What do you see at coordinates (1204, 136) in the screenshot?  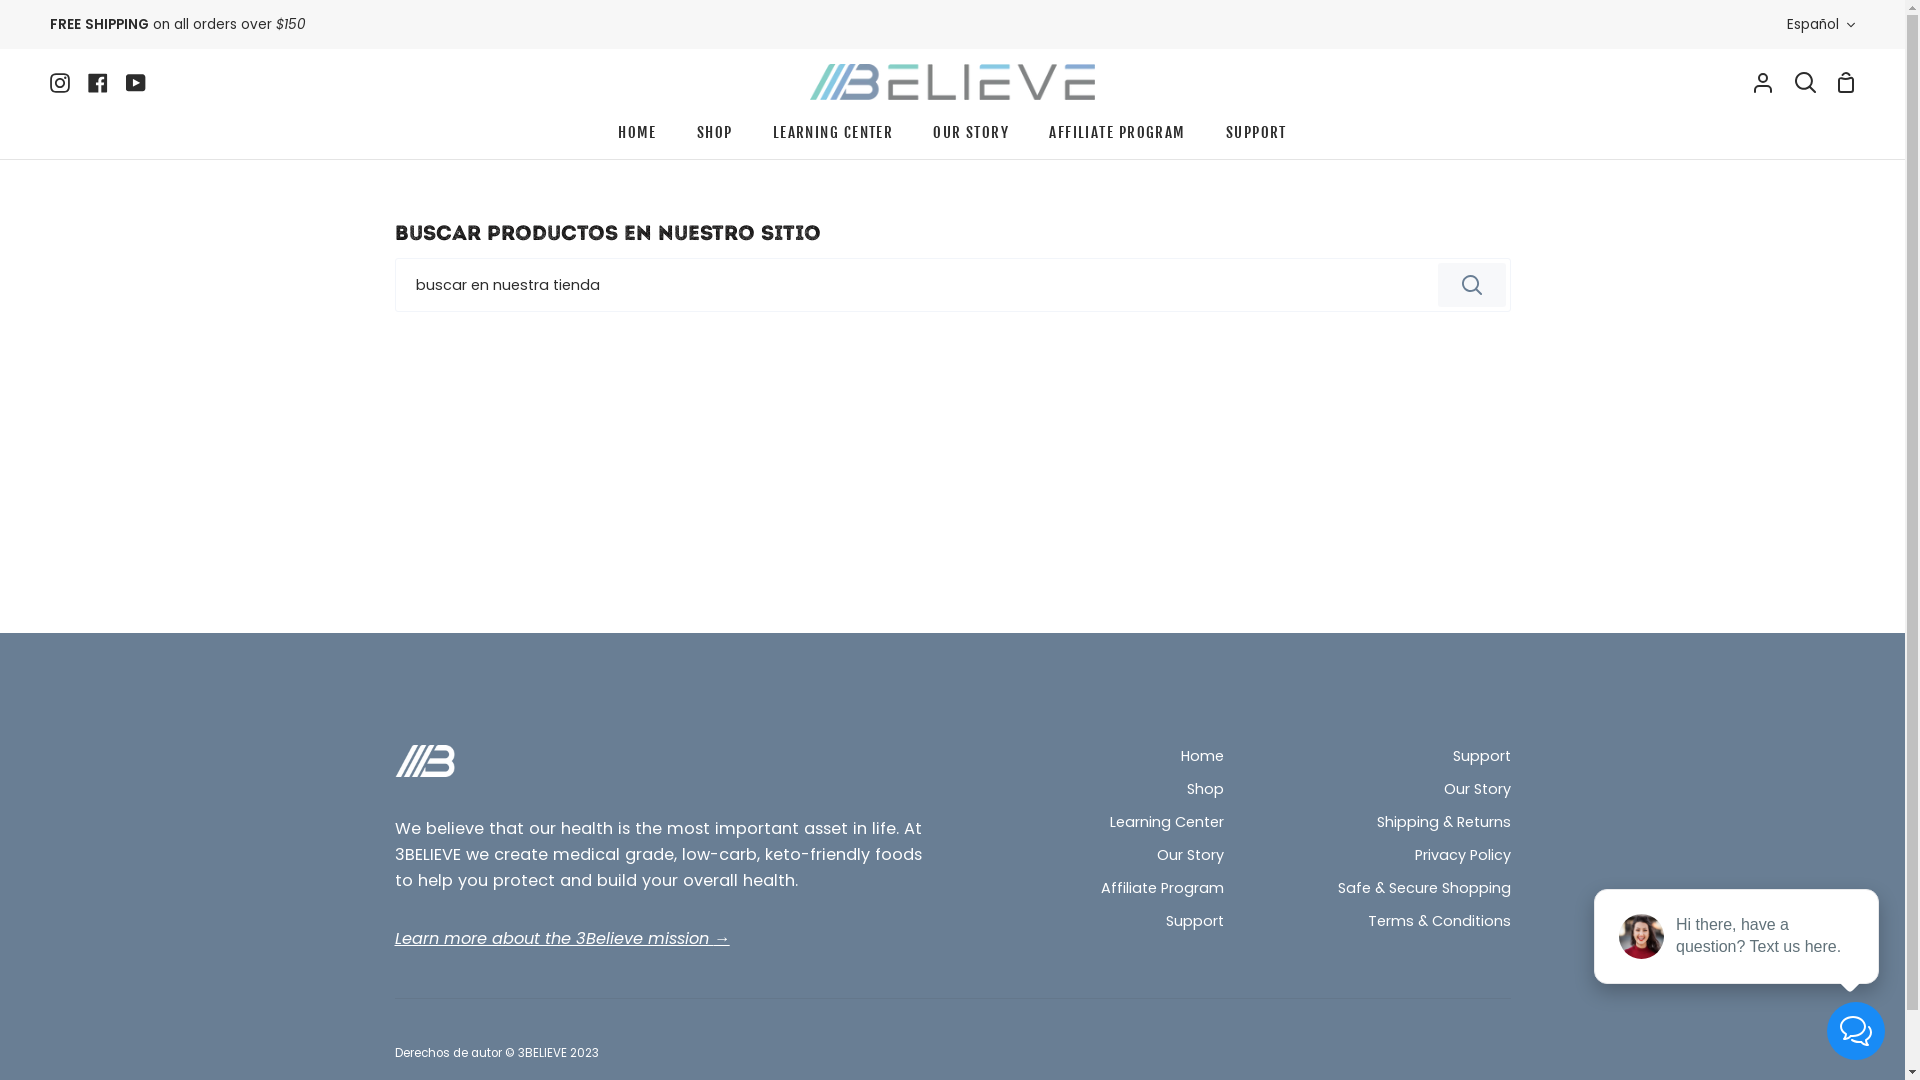 I see `'SUPPORT'` at bounding box center [1204, 136].